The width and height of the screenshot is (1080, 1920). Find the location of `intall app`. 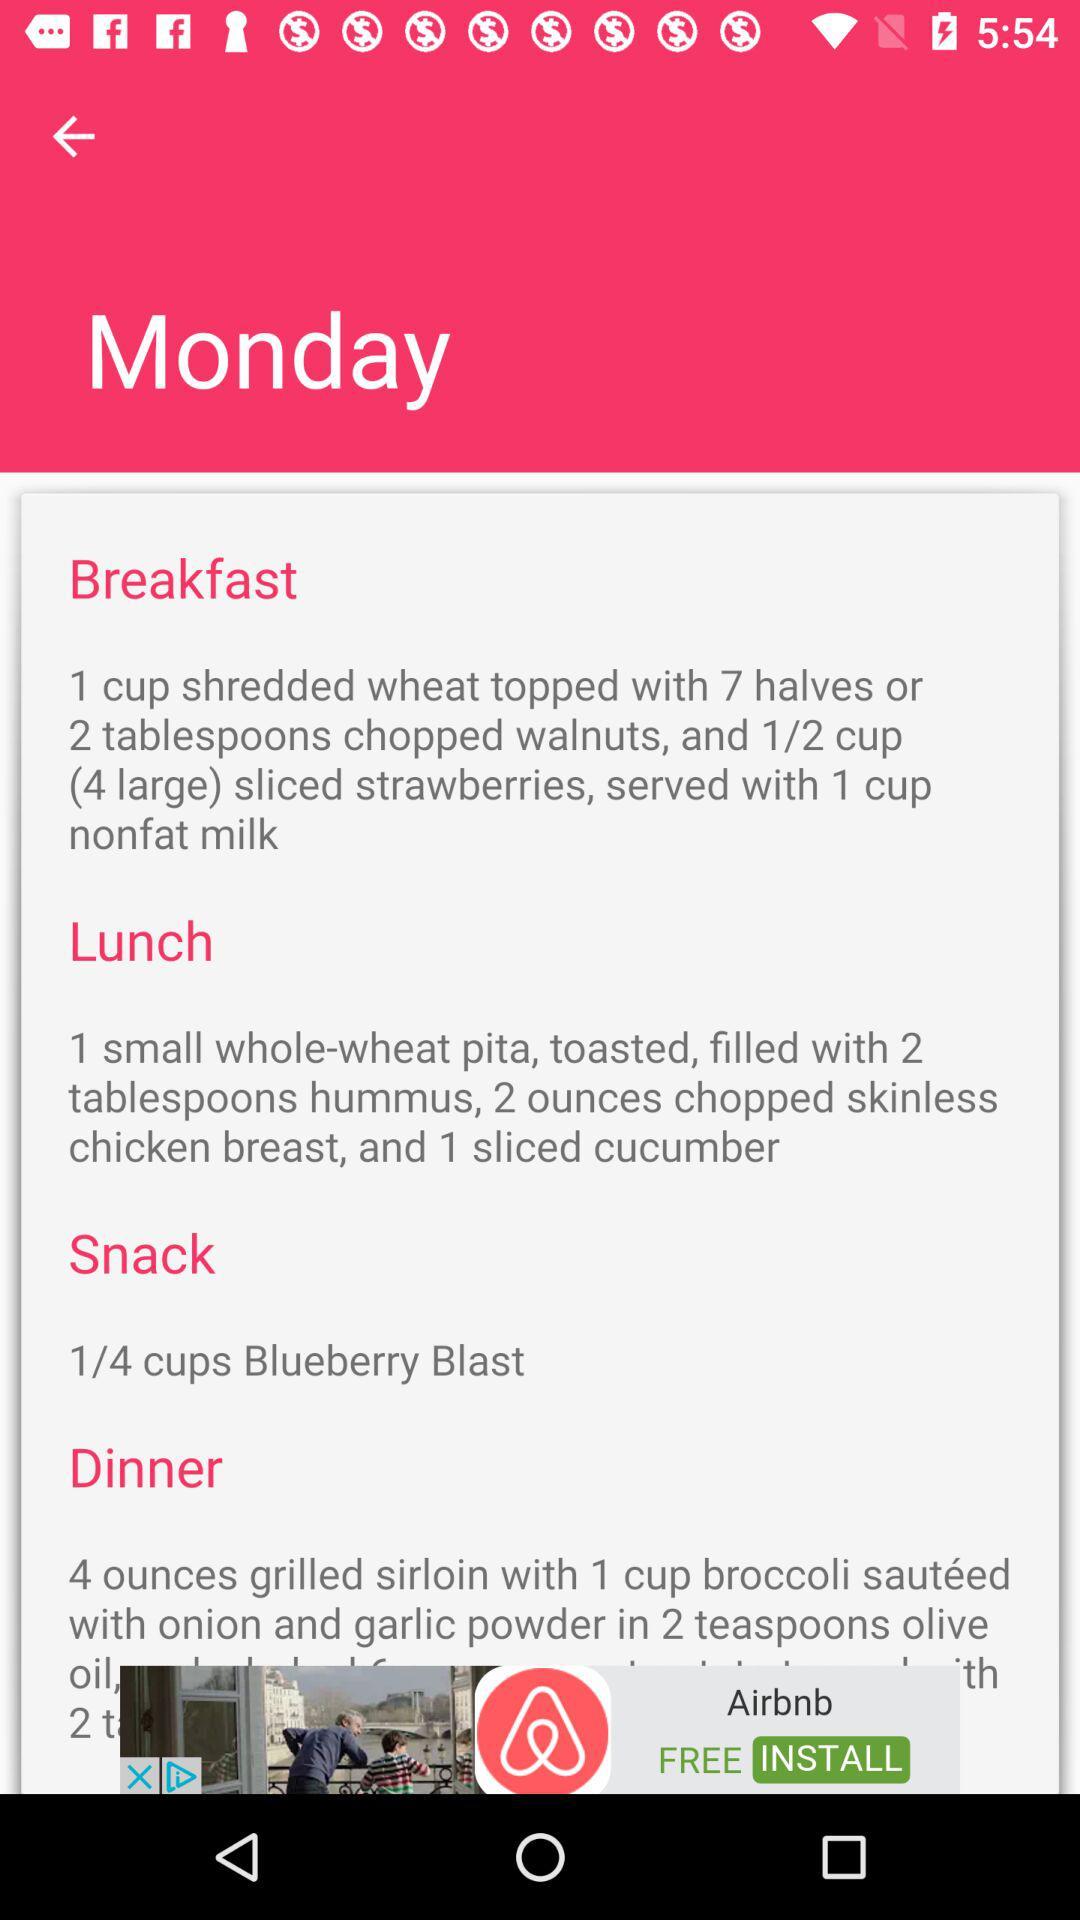

intall app is located at coordinates (540, 1727).